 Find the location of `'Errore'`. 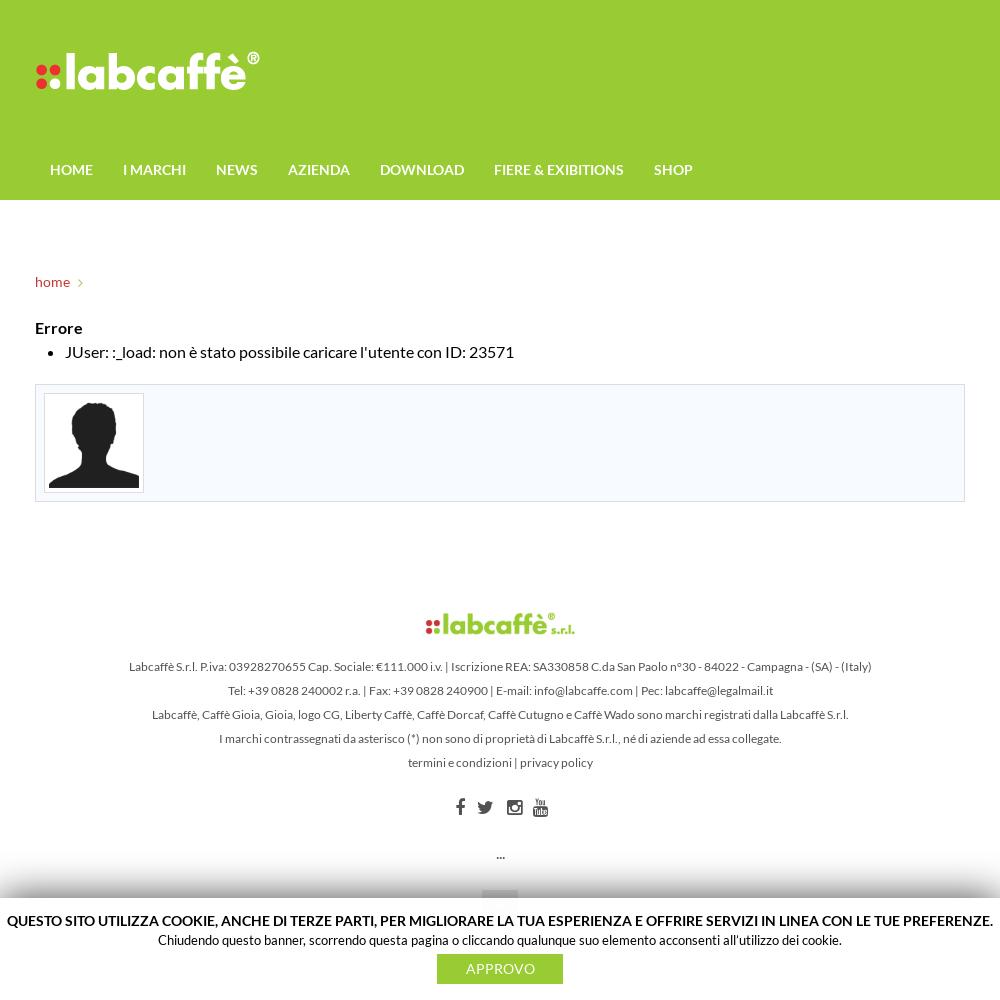

'Errore' is located at coordinates (59, 326).